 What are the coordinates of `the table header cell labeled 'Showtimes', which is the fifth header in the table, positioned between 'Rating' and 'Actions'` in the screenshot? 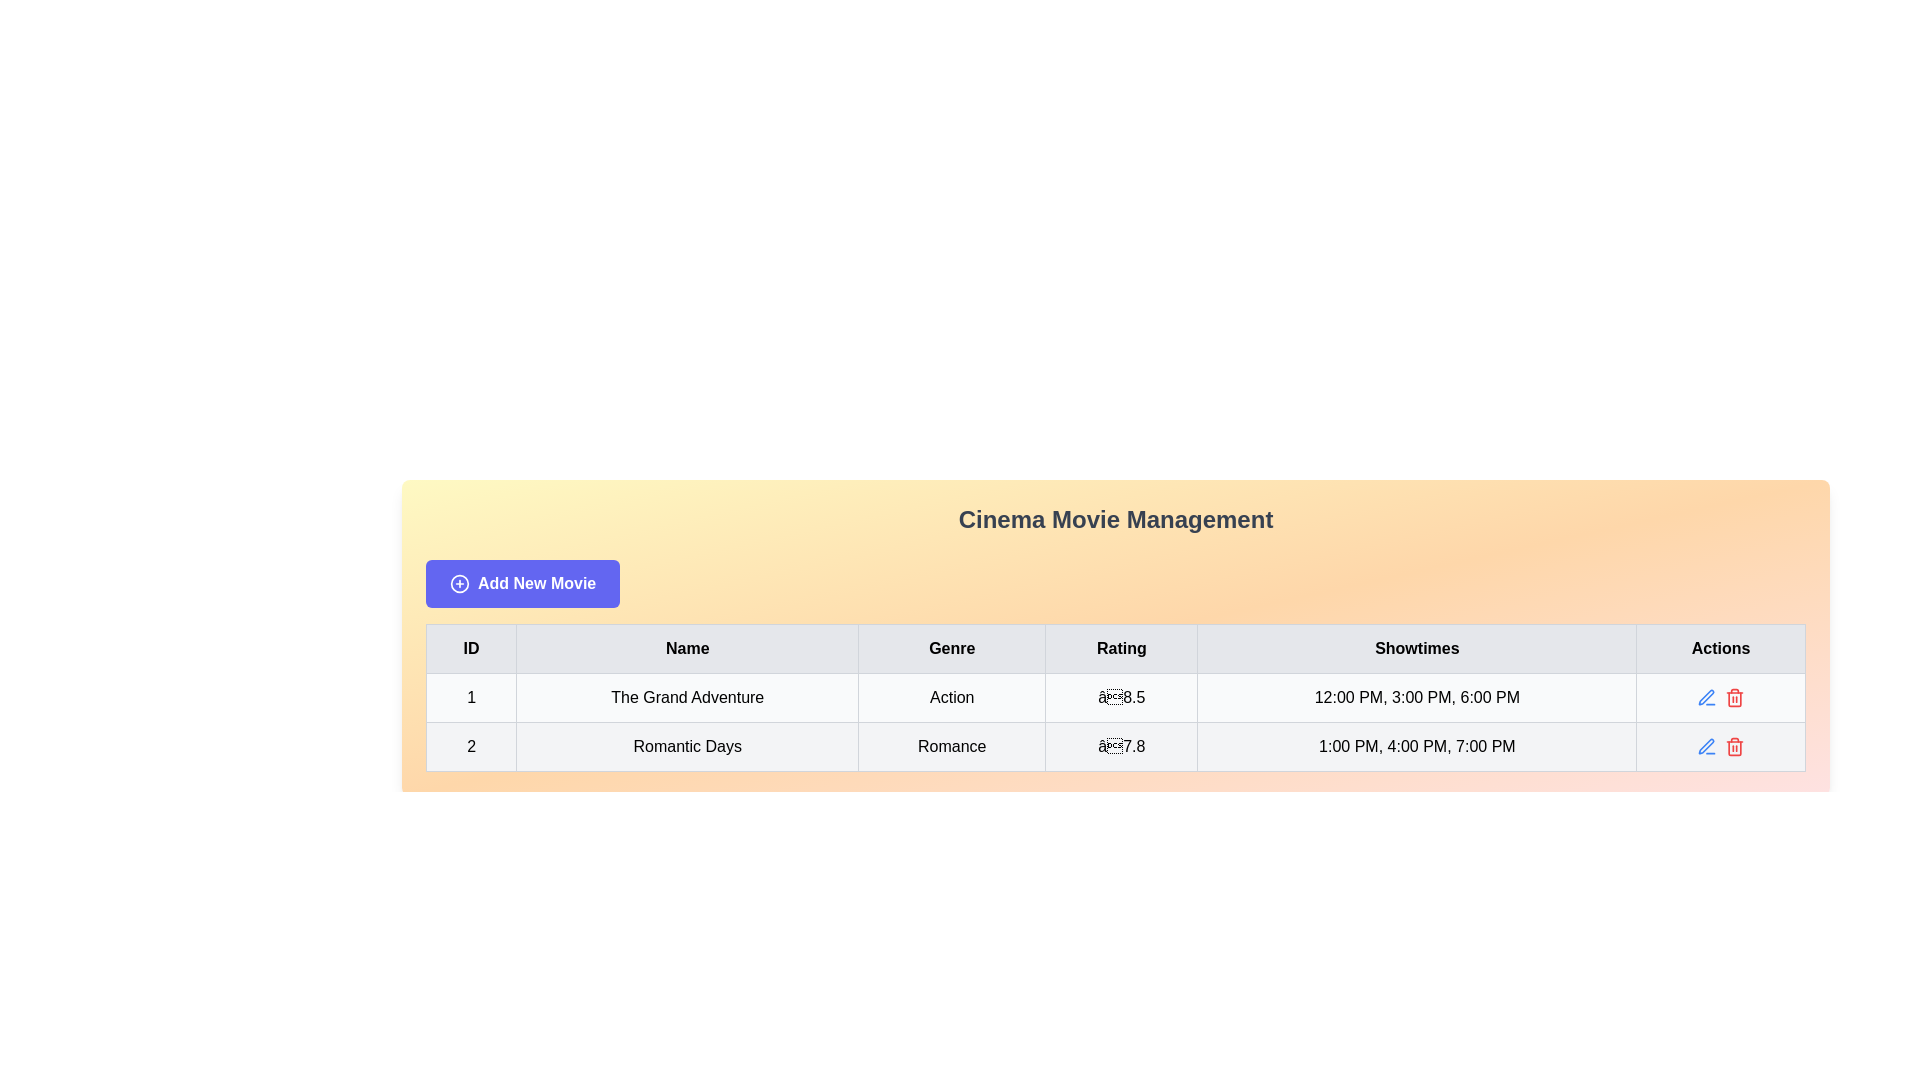 It's located at (1416, 648).